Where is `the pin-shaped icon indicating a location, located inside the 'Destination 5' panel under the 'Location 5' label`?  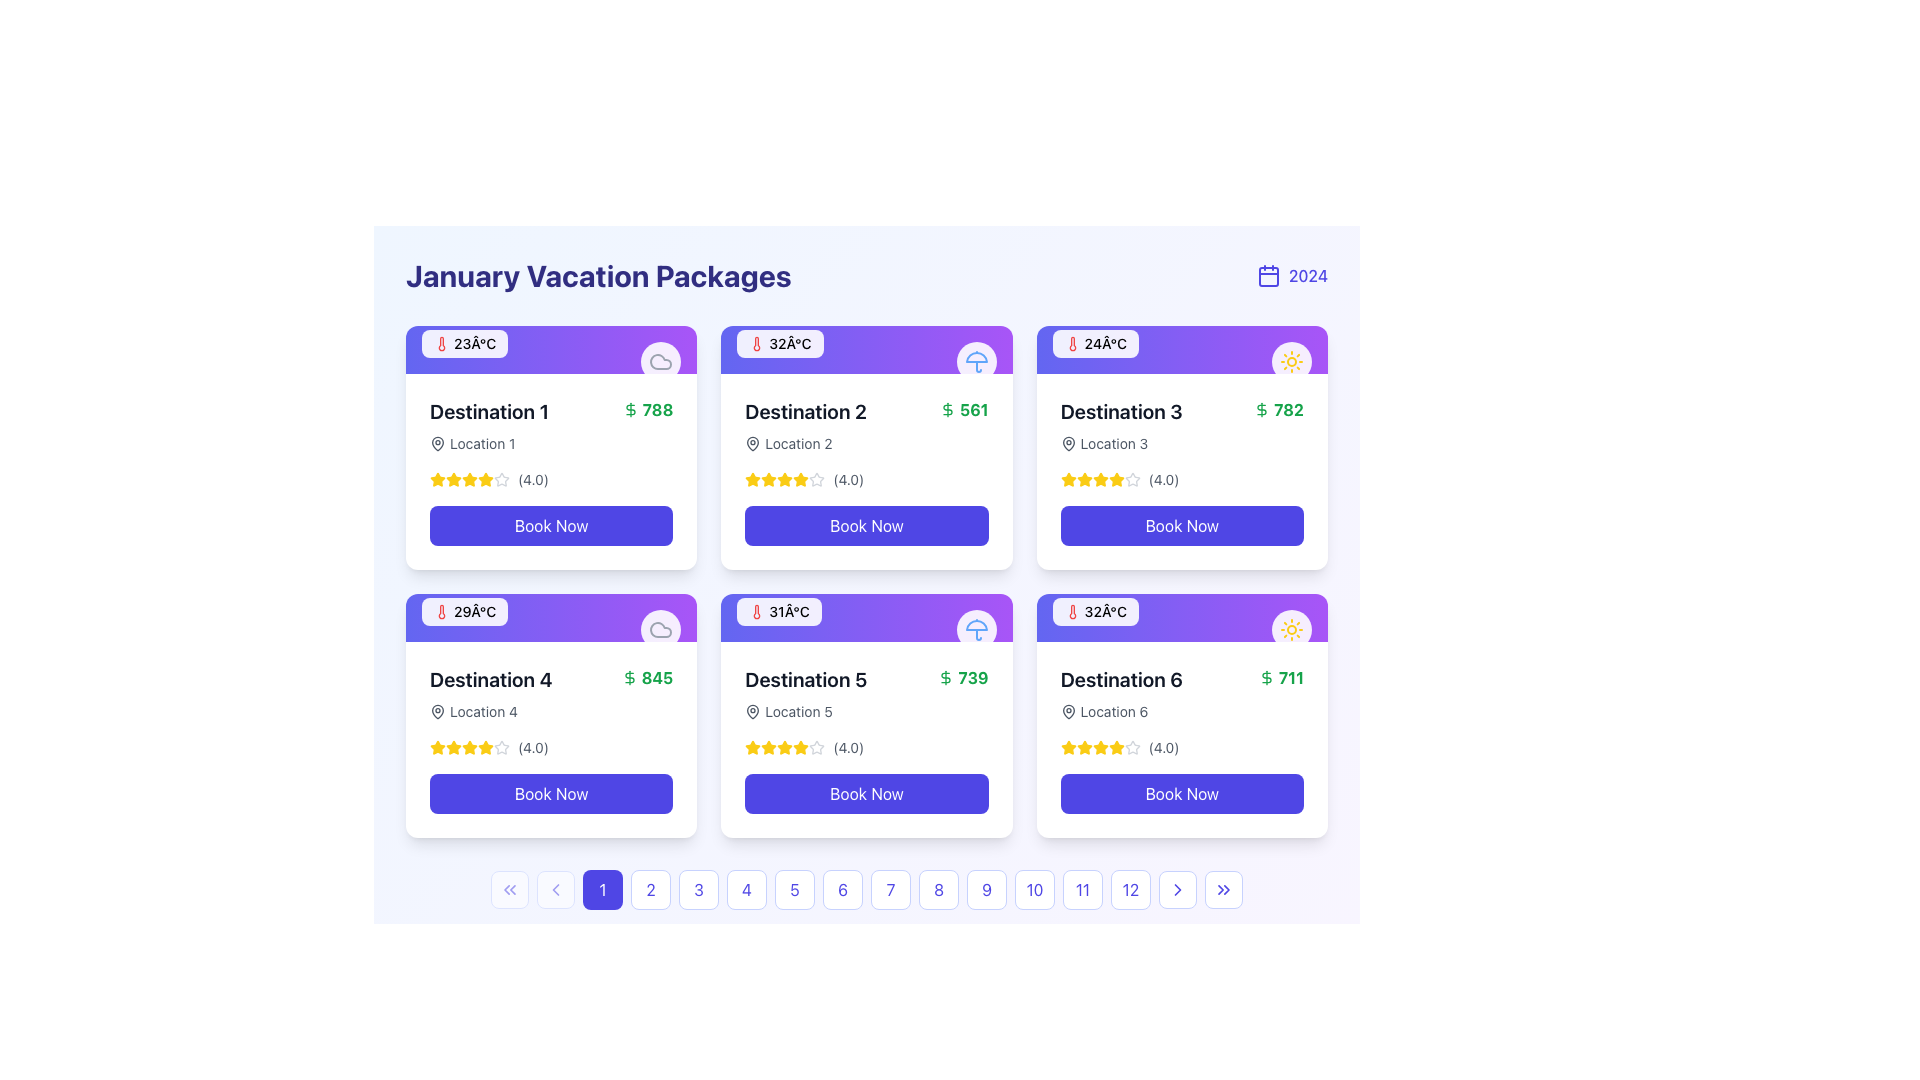
the pin-shaped icon indicating a location, located inside the 'Destination 5' panel under the 'Location 5' label is located at coordinates (752, 711).